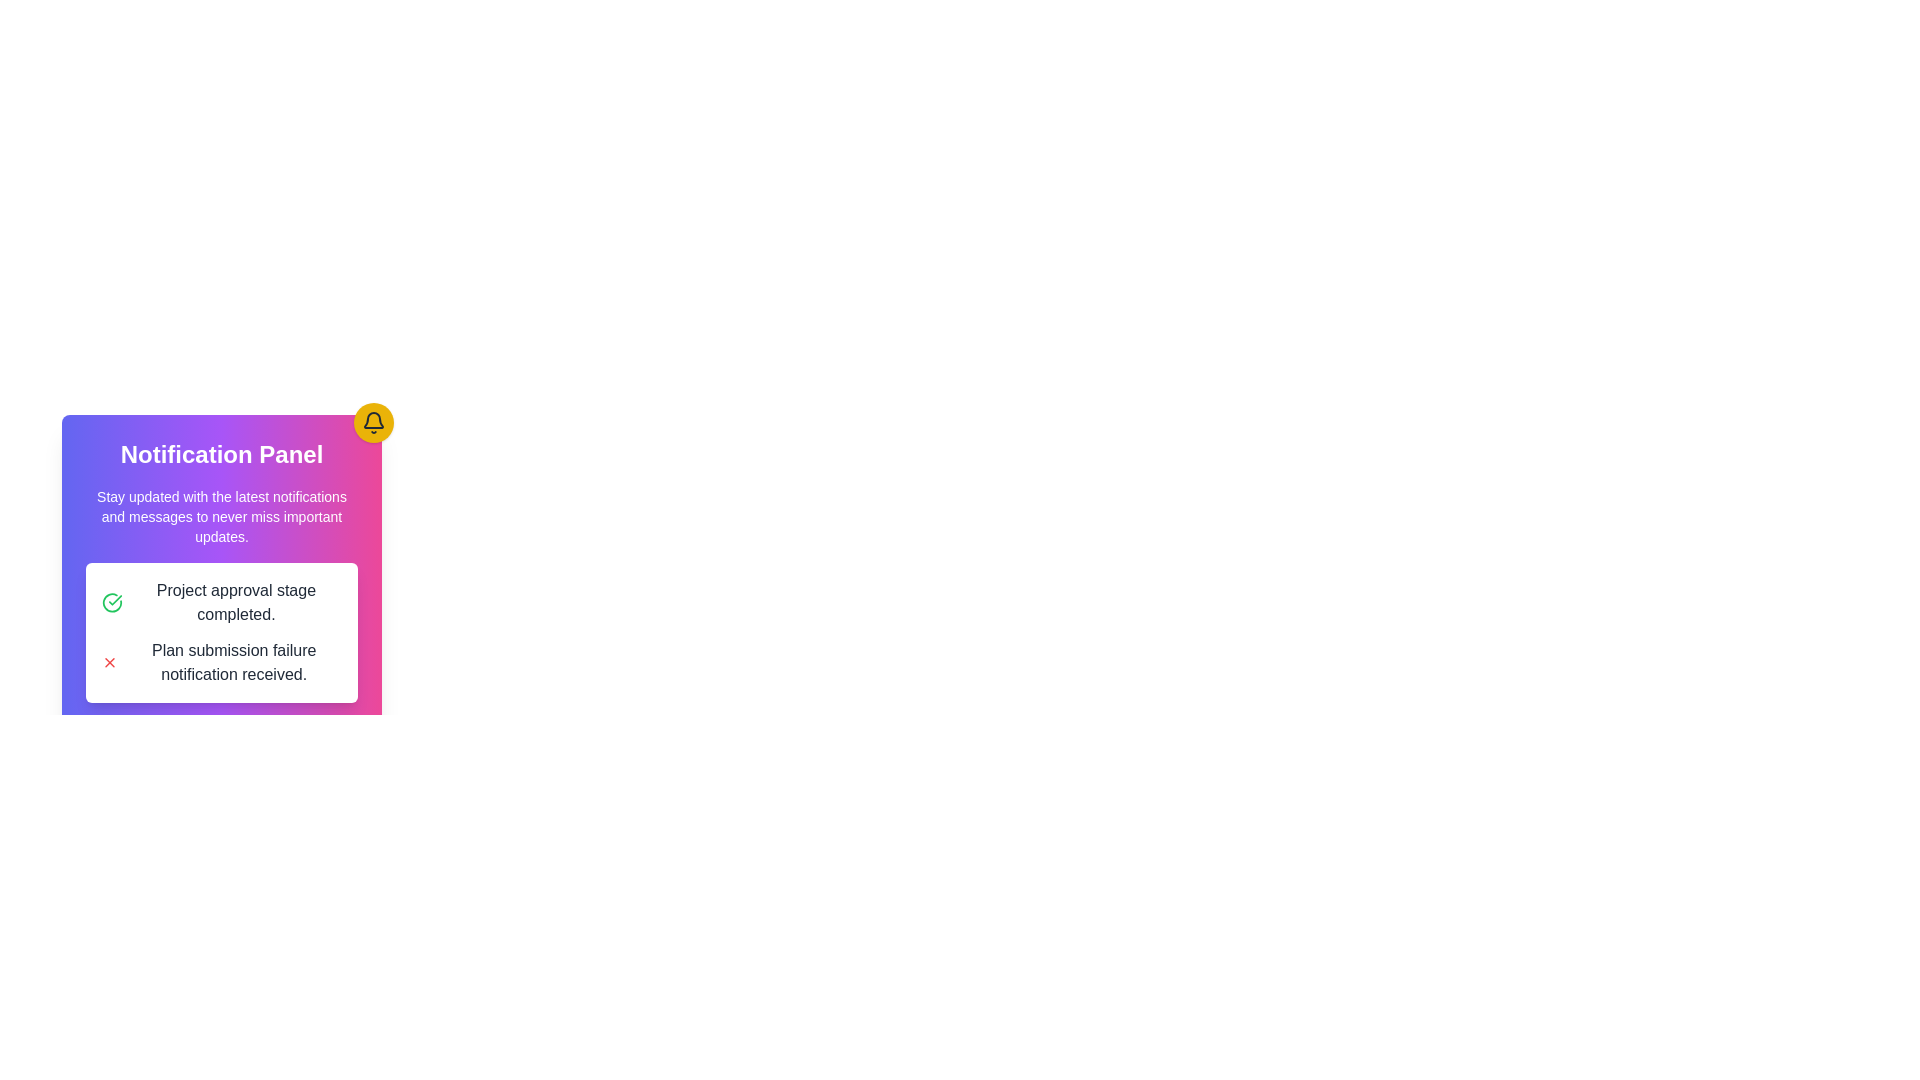 This screenshot has width=1920, height=1080. I want to click on the green check mark icon indicating project approval, located to the left of the text 'Project approval stage completed' in the notification panel, so click(114, 599).